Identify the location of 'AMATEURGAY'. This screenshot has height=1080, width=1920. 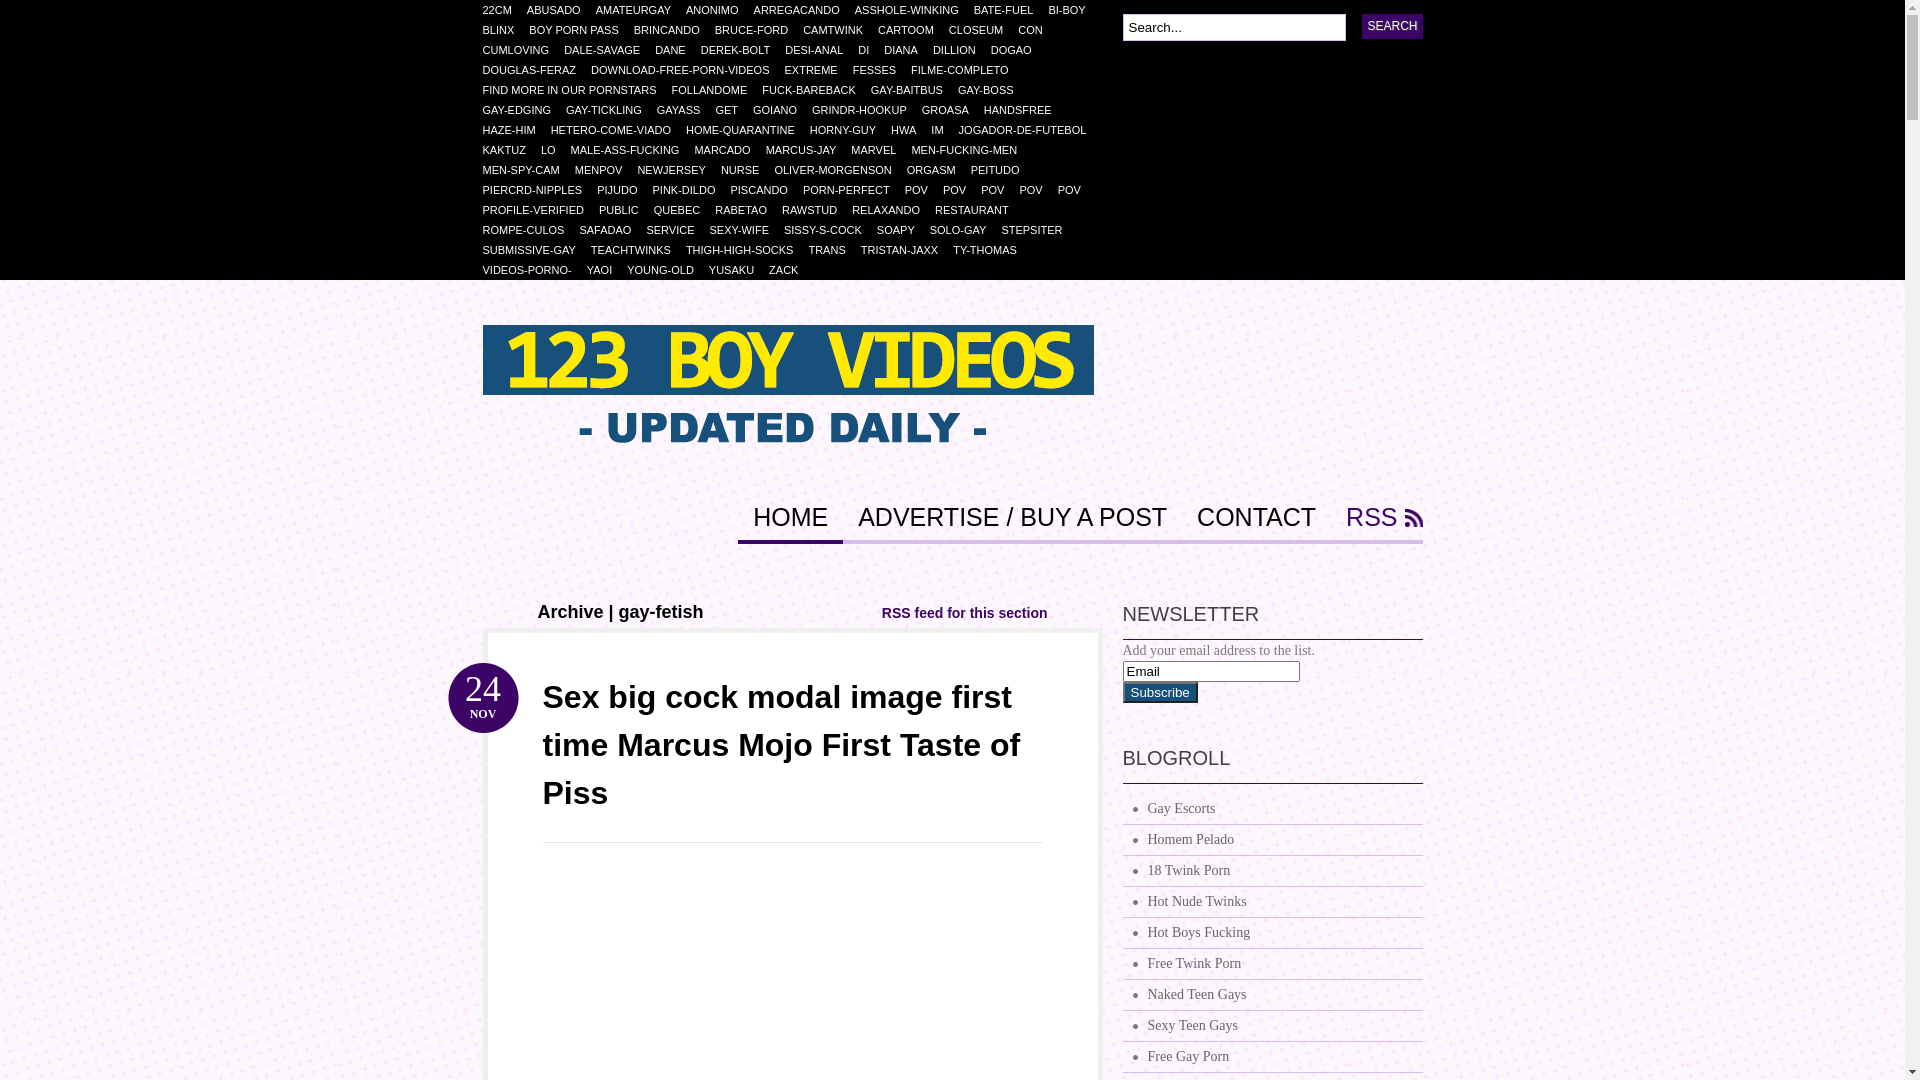
(641, 10).